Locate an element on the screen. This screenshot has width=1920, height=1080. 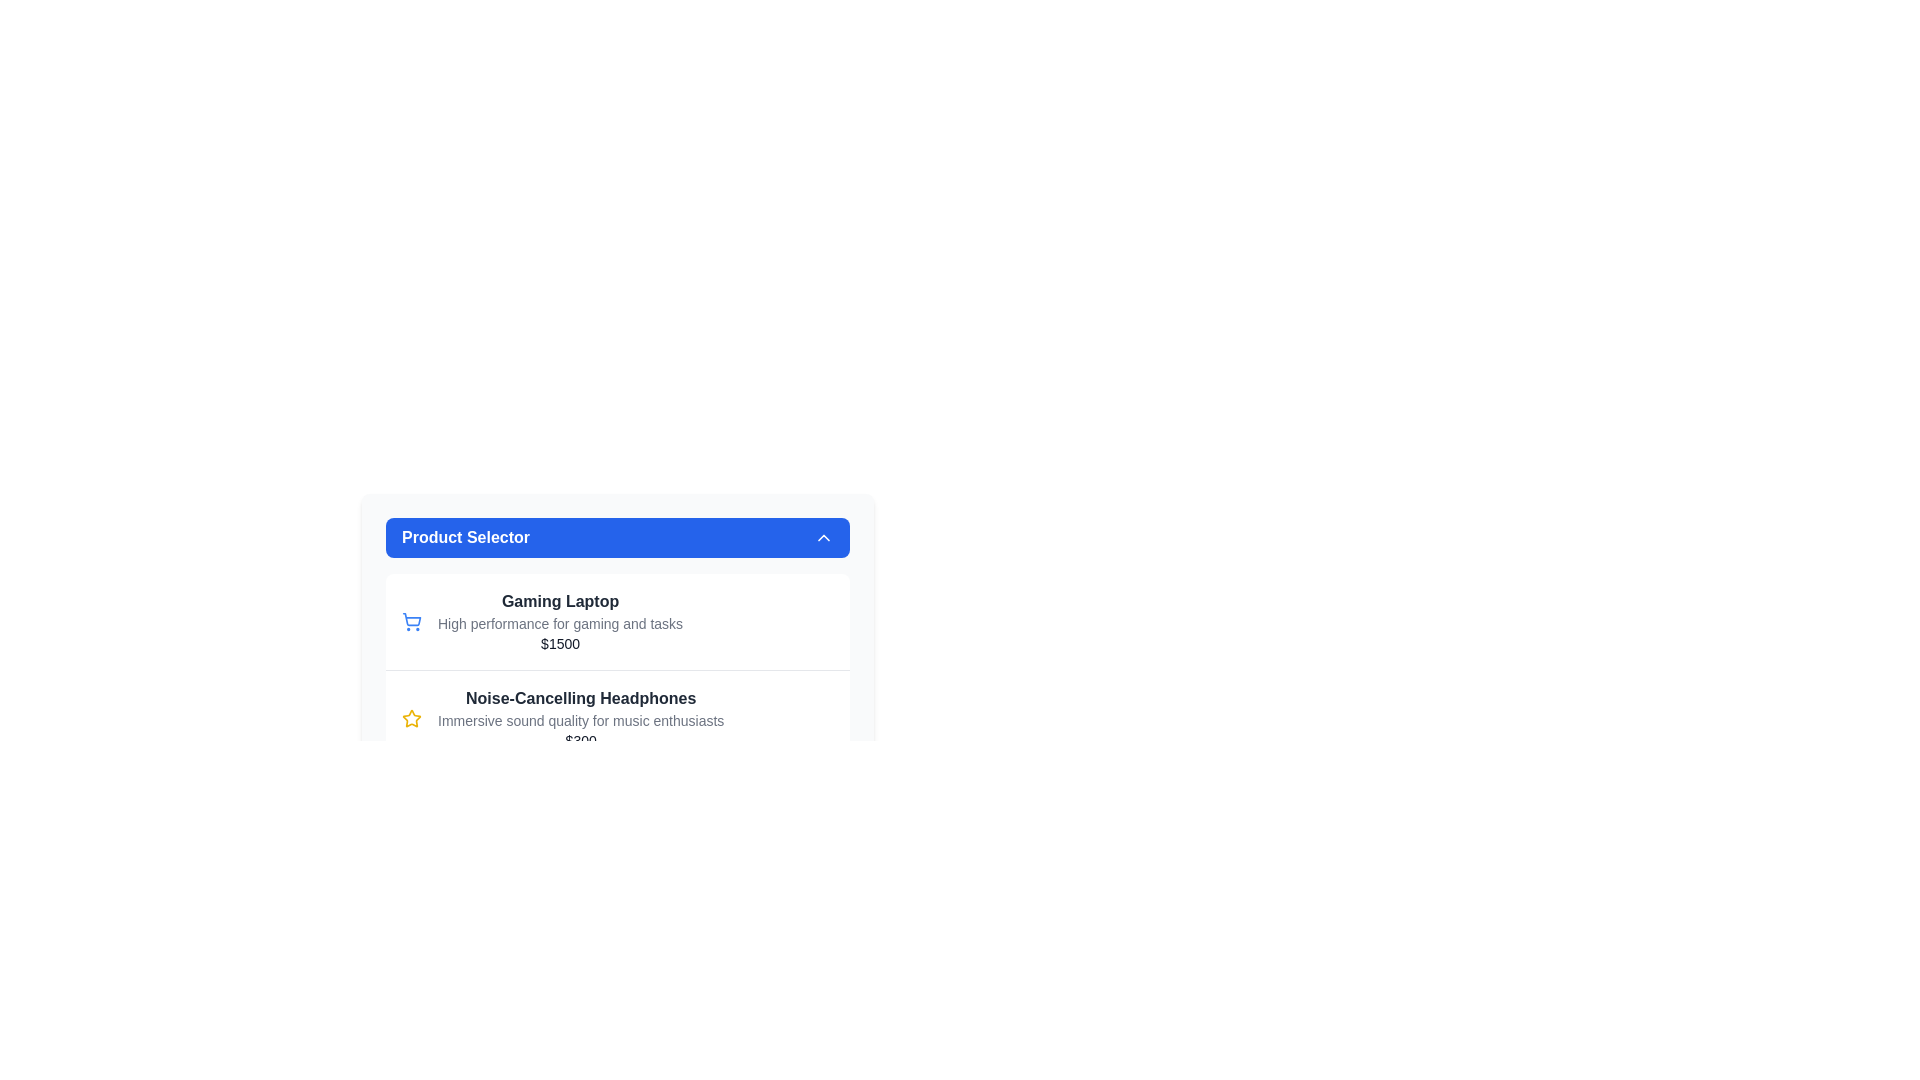
the selectable list item labeled 'Noise-Cancelling Headphones' is located at coordinates (617, 716).